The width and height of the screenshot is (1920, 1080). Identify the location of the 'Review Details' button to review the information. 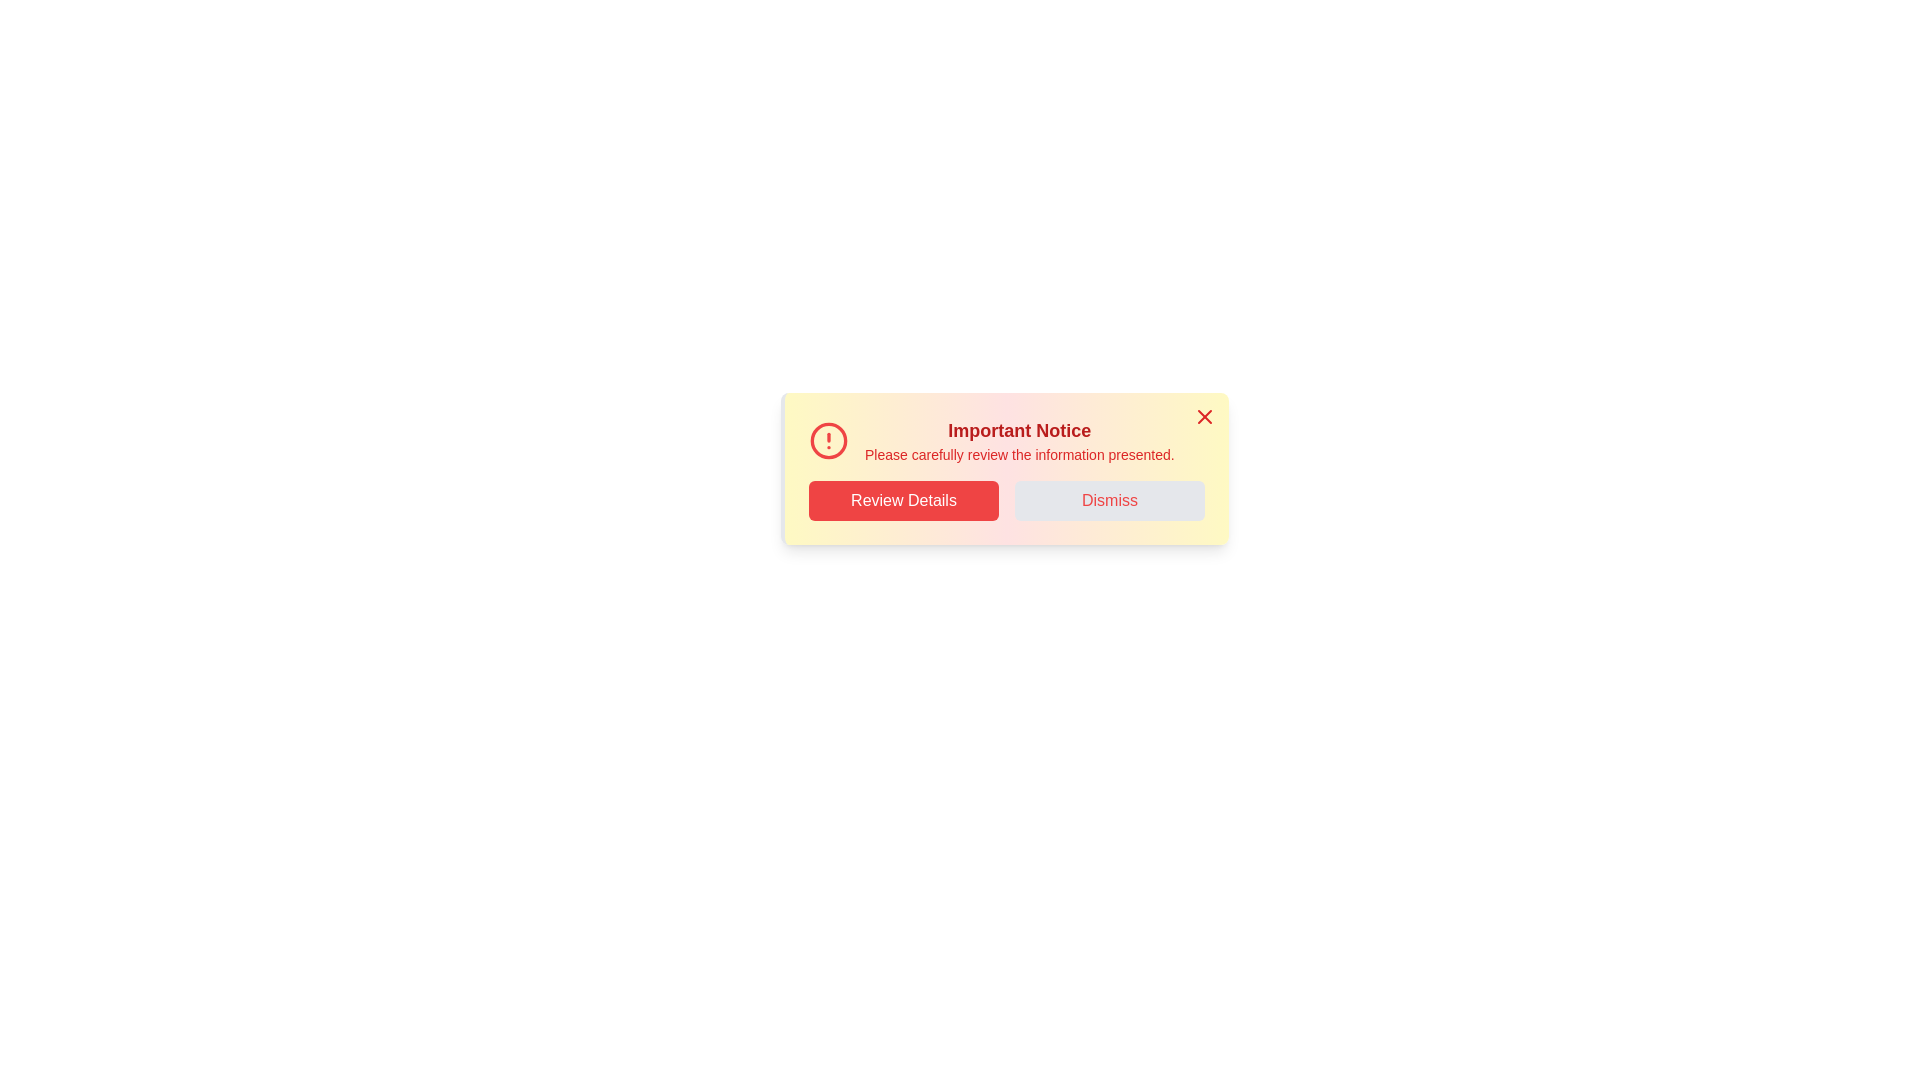
(902, 500).